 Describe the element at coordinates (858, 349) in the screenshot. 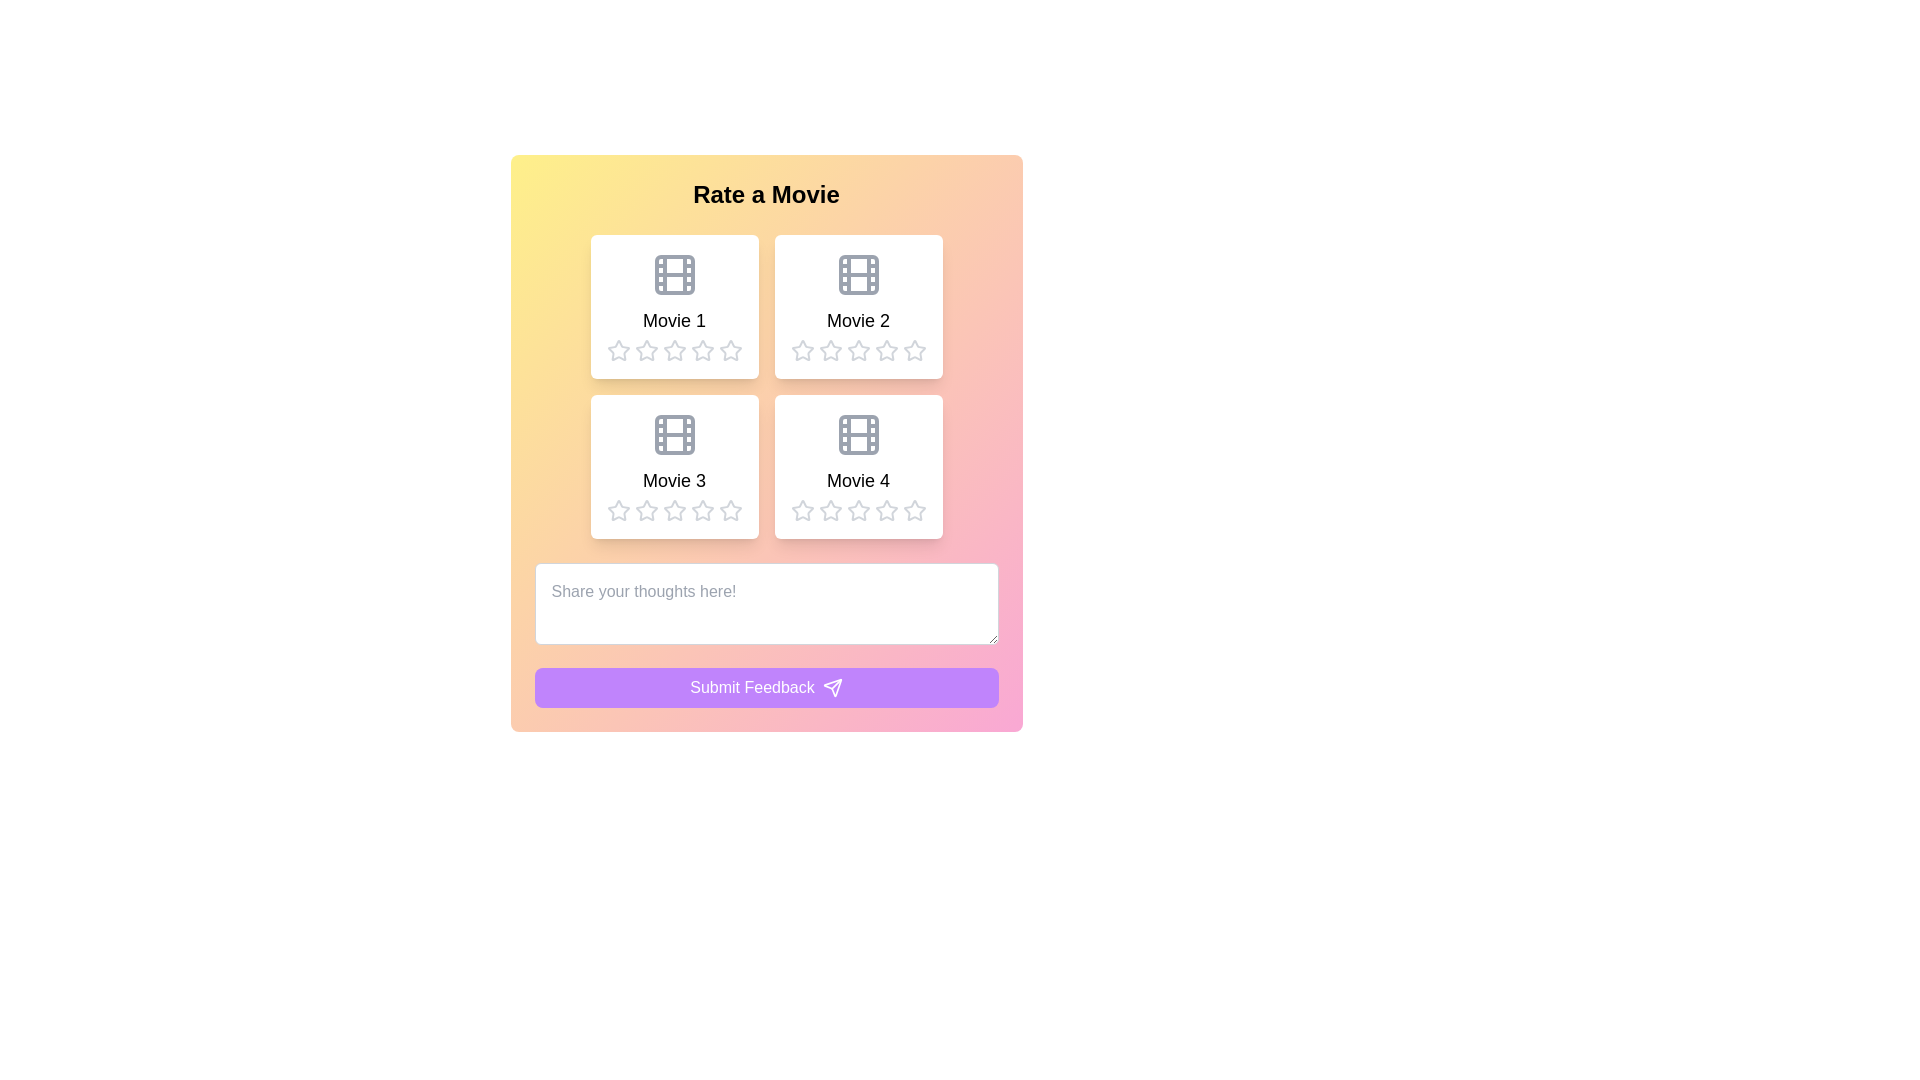

I see `the second star rating icon for 'Movie 2'` at that location.